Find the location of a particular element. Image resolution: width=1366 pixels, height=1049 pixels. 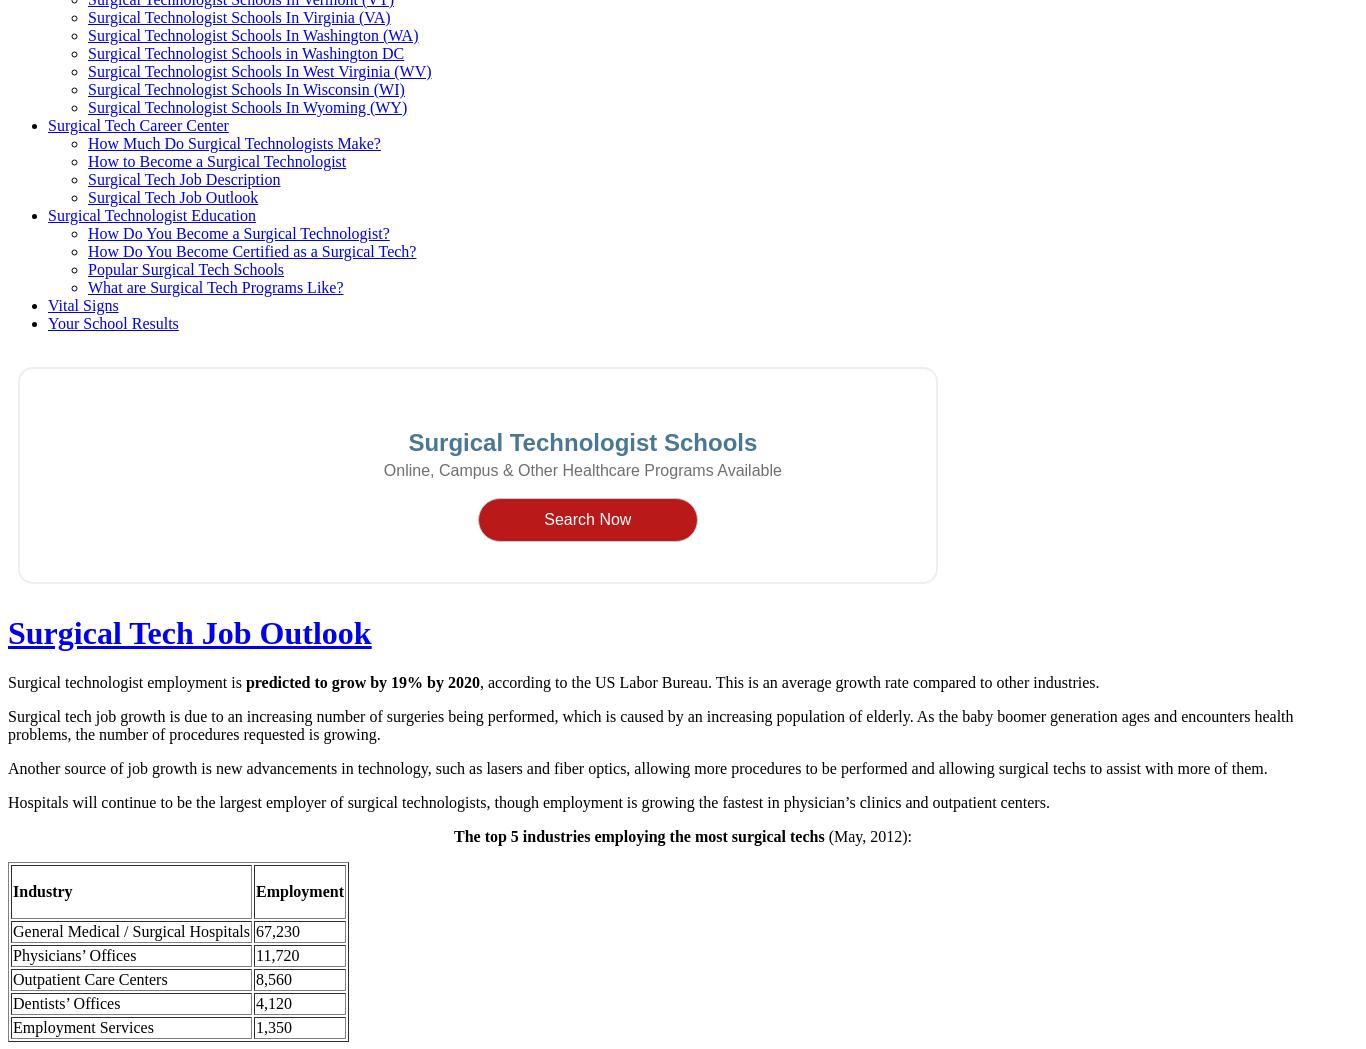

'Surgical Technologist Schools in Washington DC' is located at coordinates (87, 52).